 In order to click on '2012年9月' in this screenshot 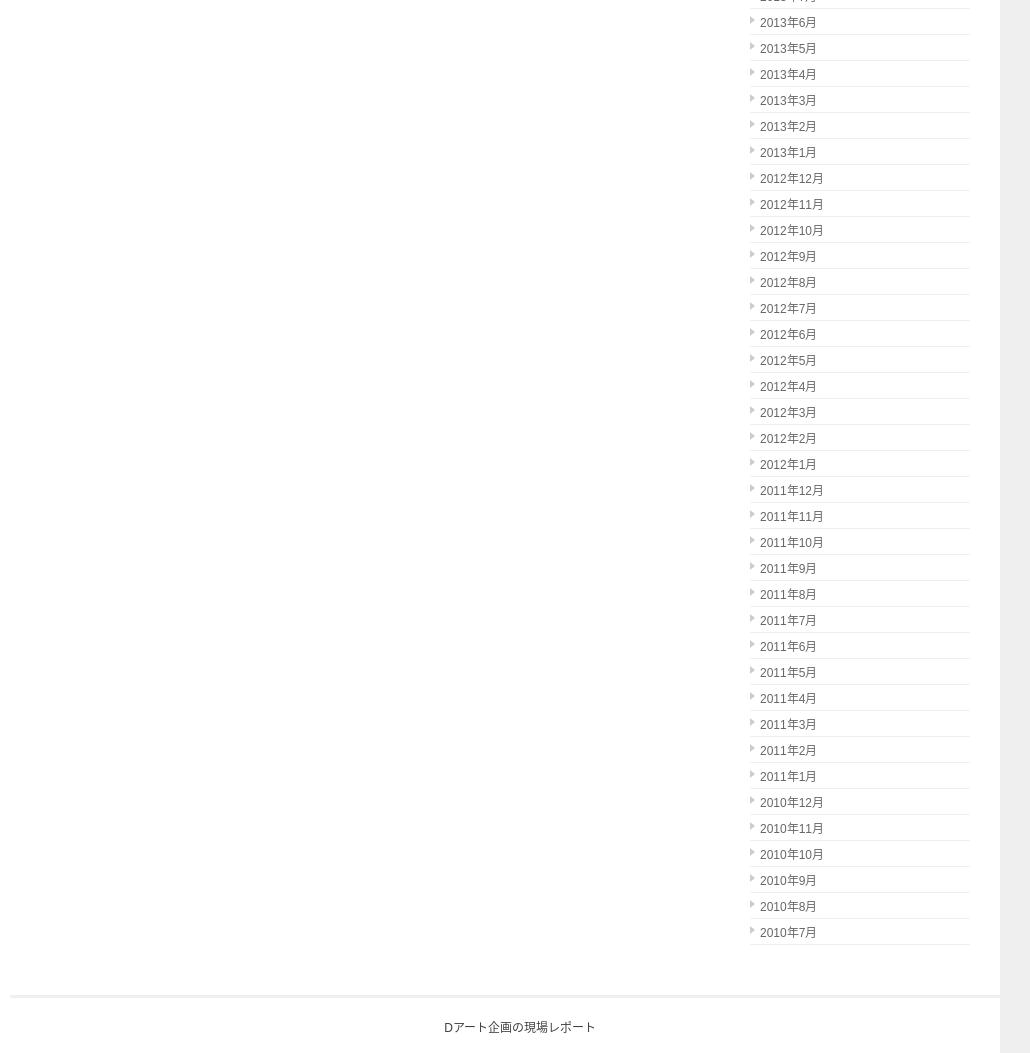, I will do `click(787, 256)`.